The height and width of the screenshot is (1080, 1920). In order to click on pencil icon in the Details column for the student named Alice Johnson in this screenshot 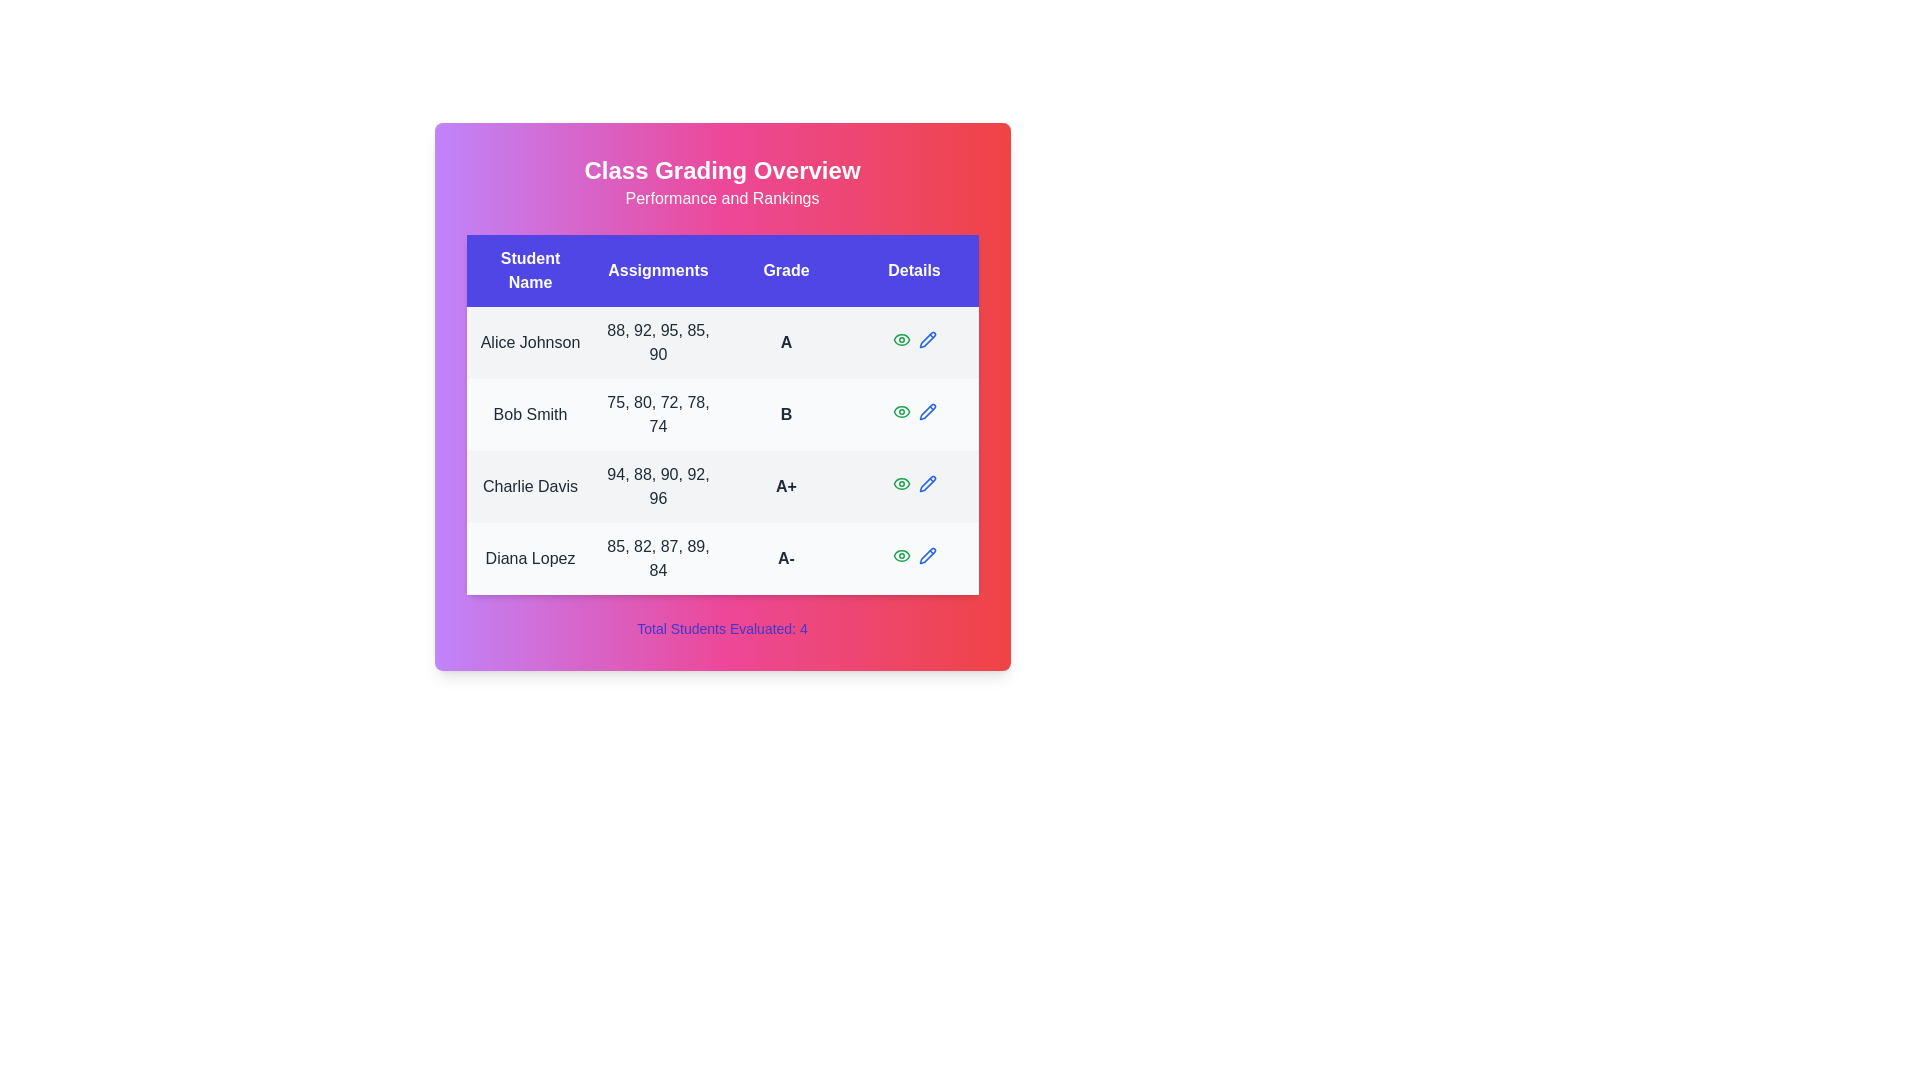, I will do `click(926, 338)`.